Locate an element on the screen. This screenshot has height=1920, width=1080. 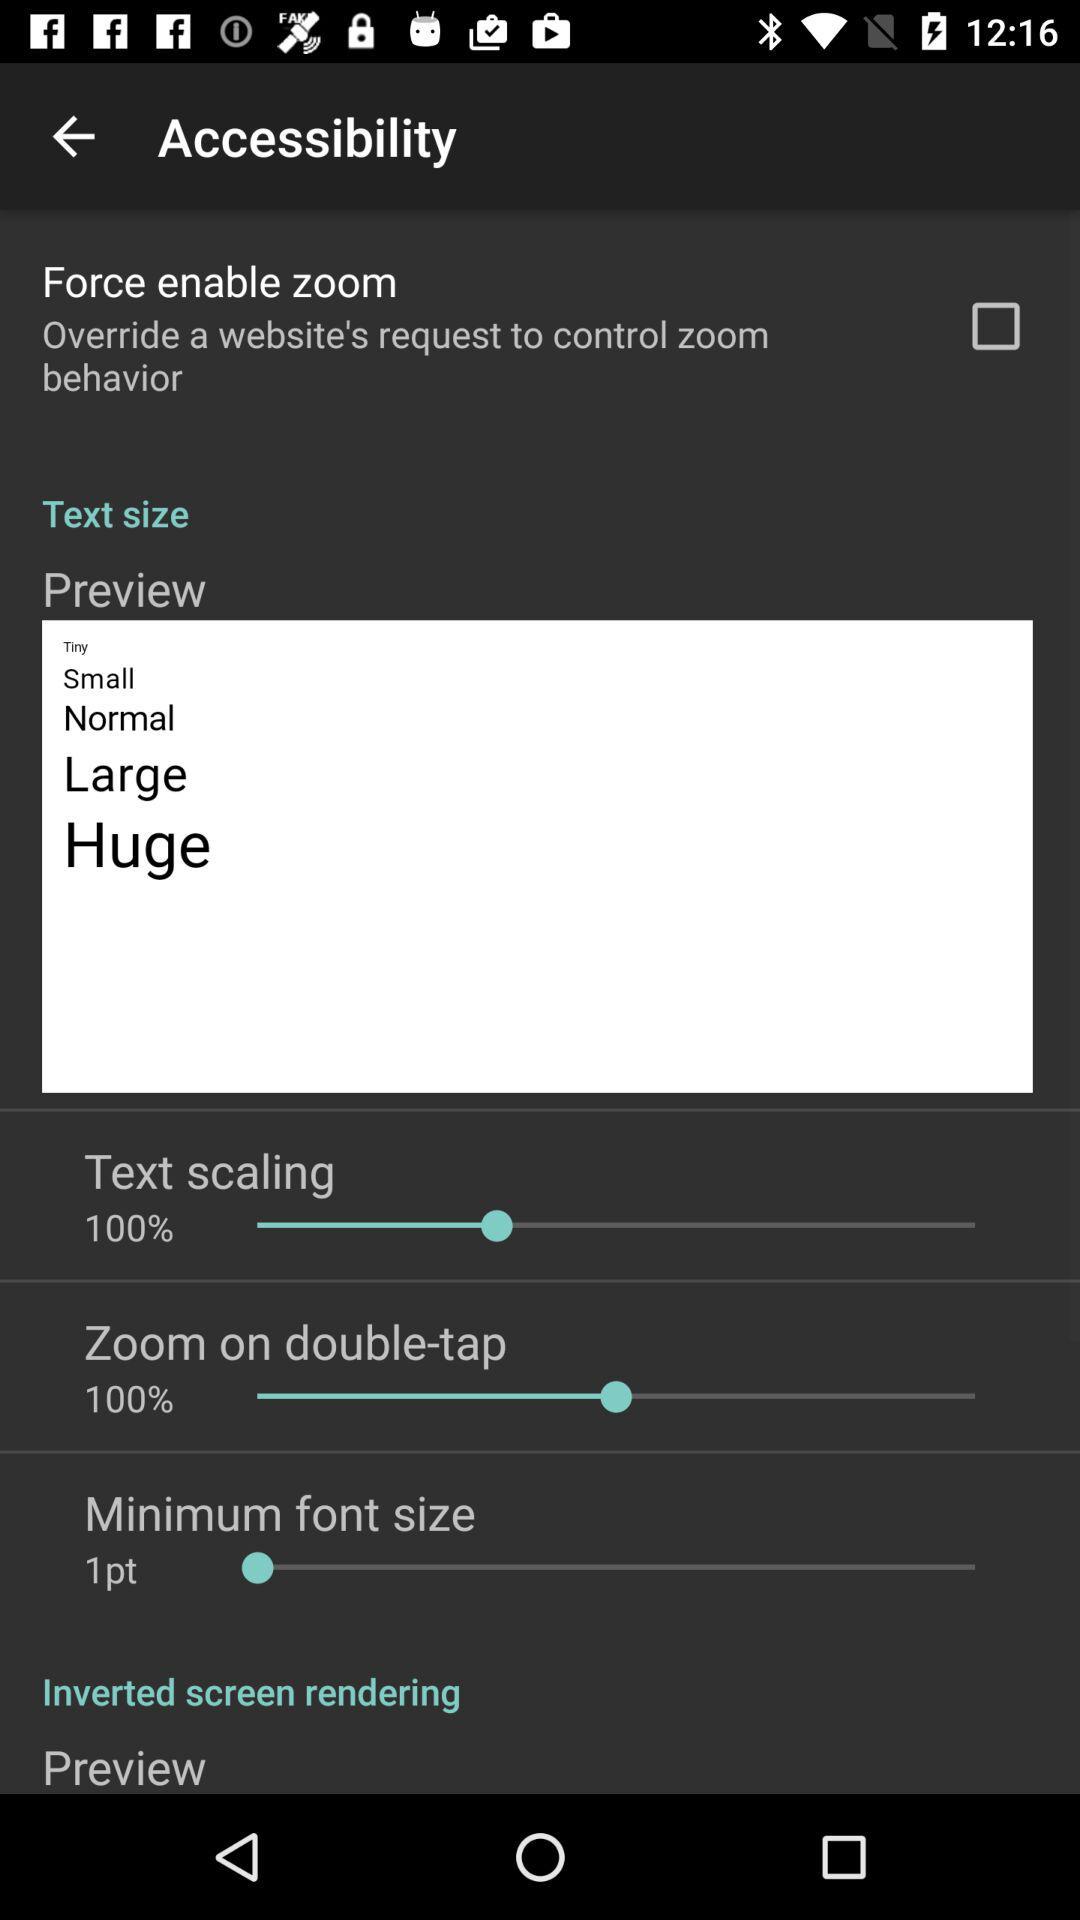
the minimum font size is located at coordinates (279, 1512).